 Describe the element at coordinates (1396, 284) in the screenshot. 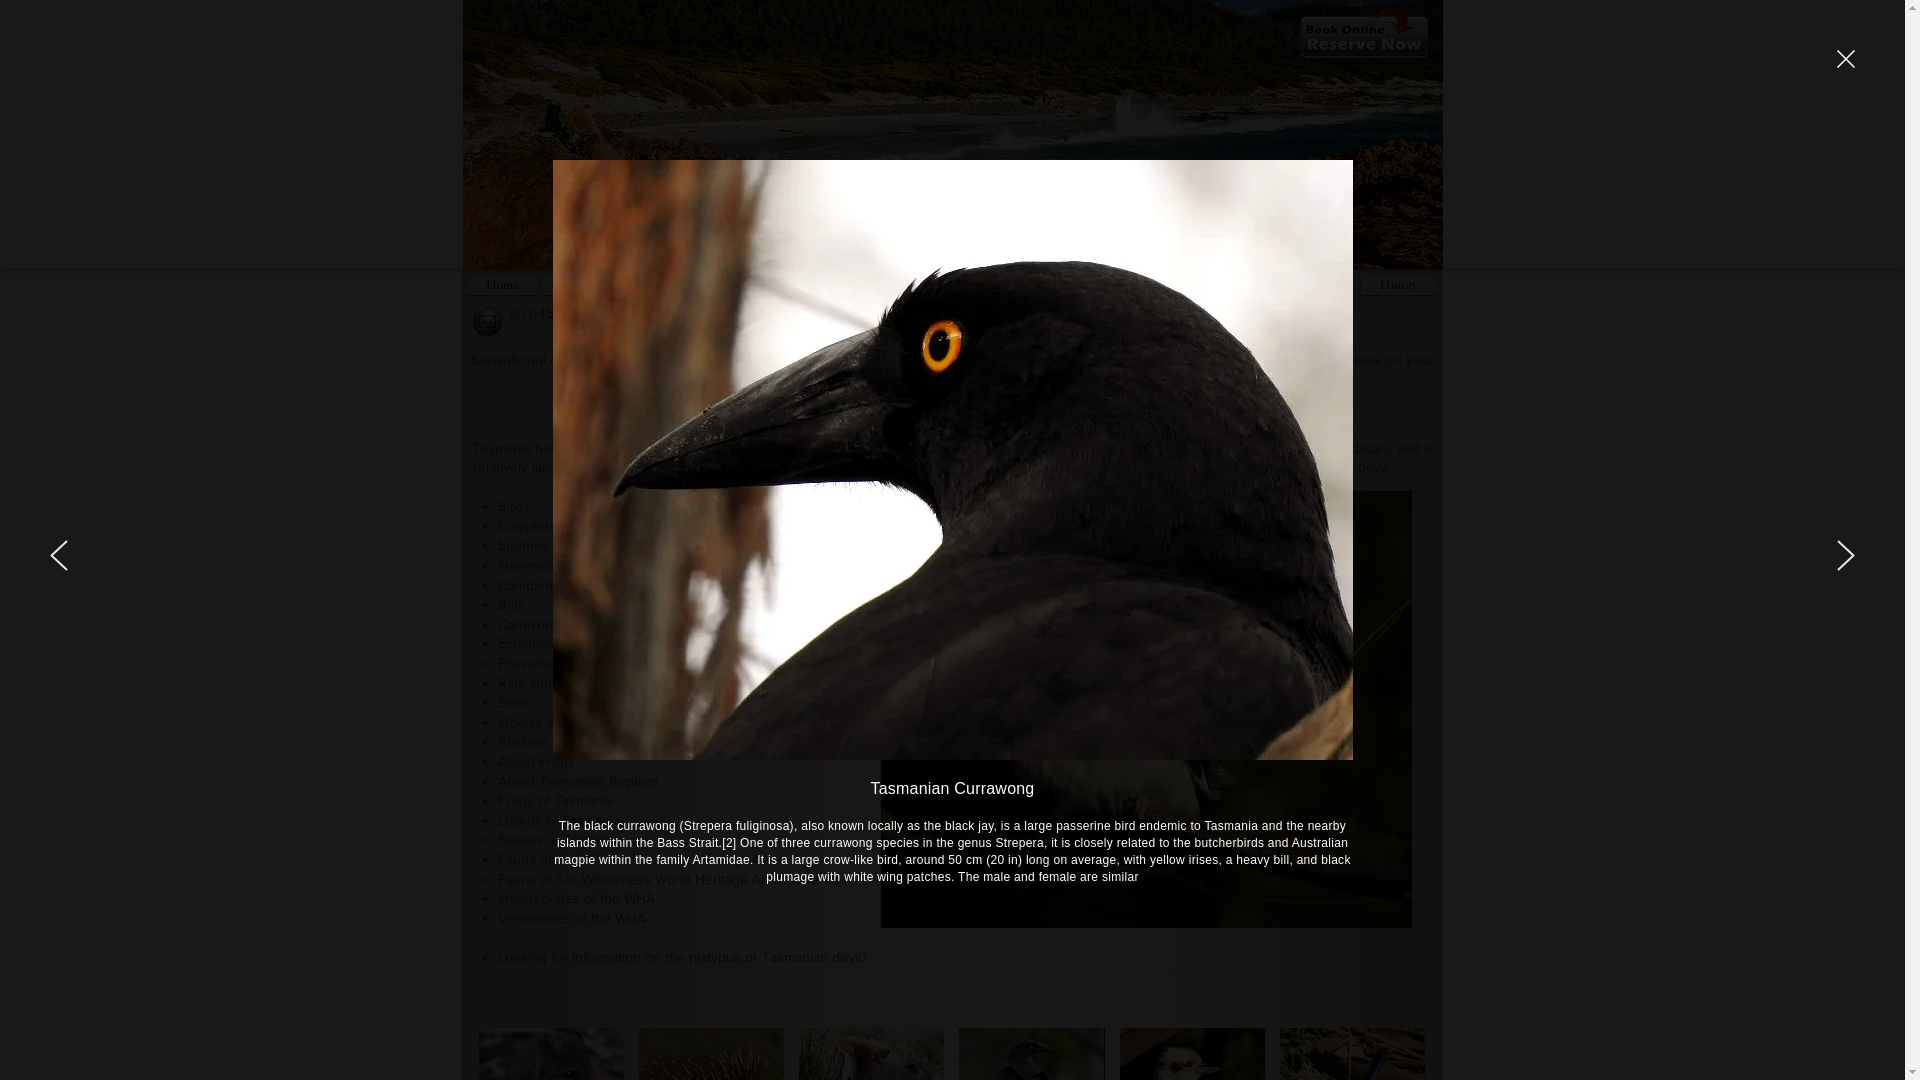

I see `'History'` at that location.